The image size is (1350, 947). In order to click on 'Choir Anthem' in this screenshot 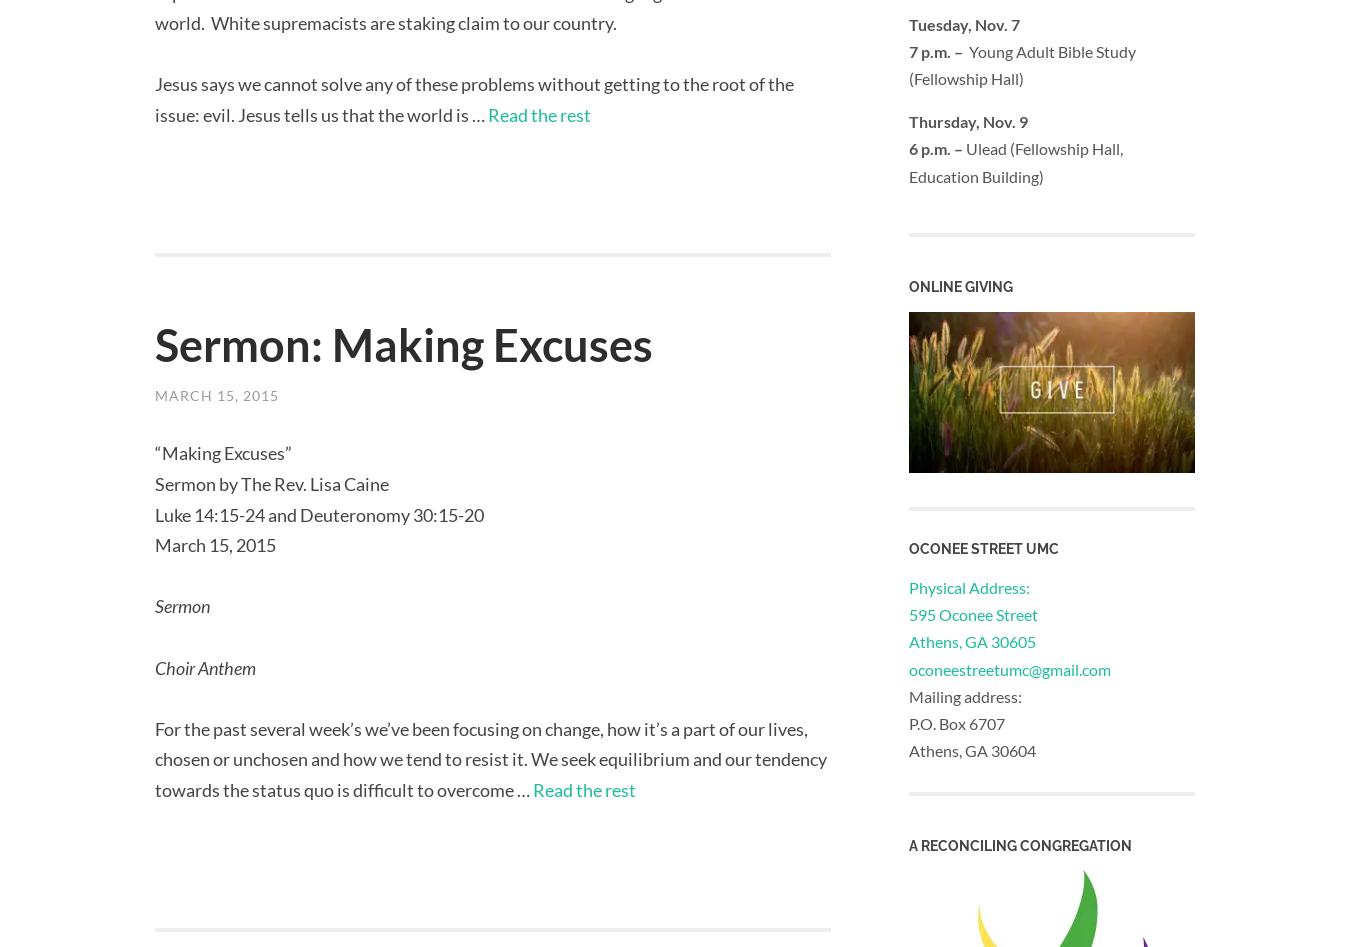, I will do `click(154, 665)`.